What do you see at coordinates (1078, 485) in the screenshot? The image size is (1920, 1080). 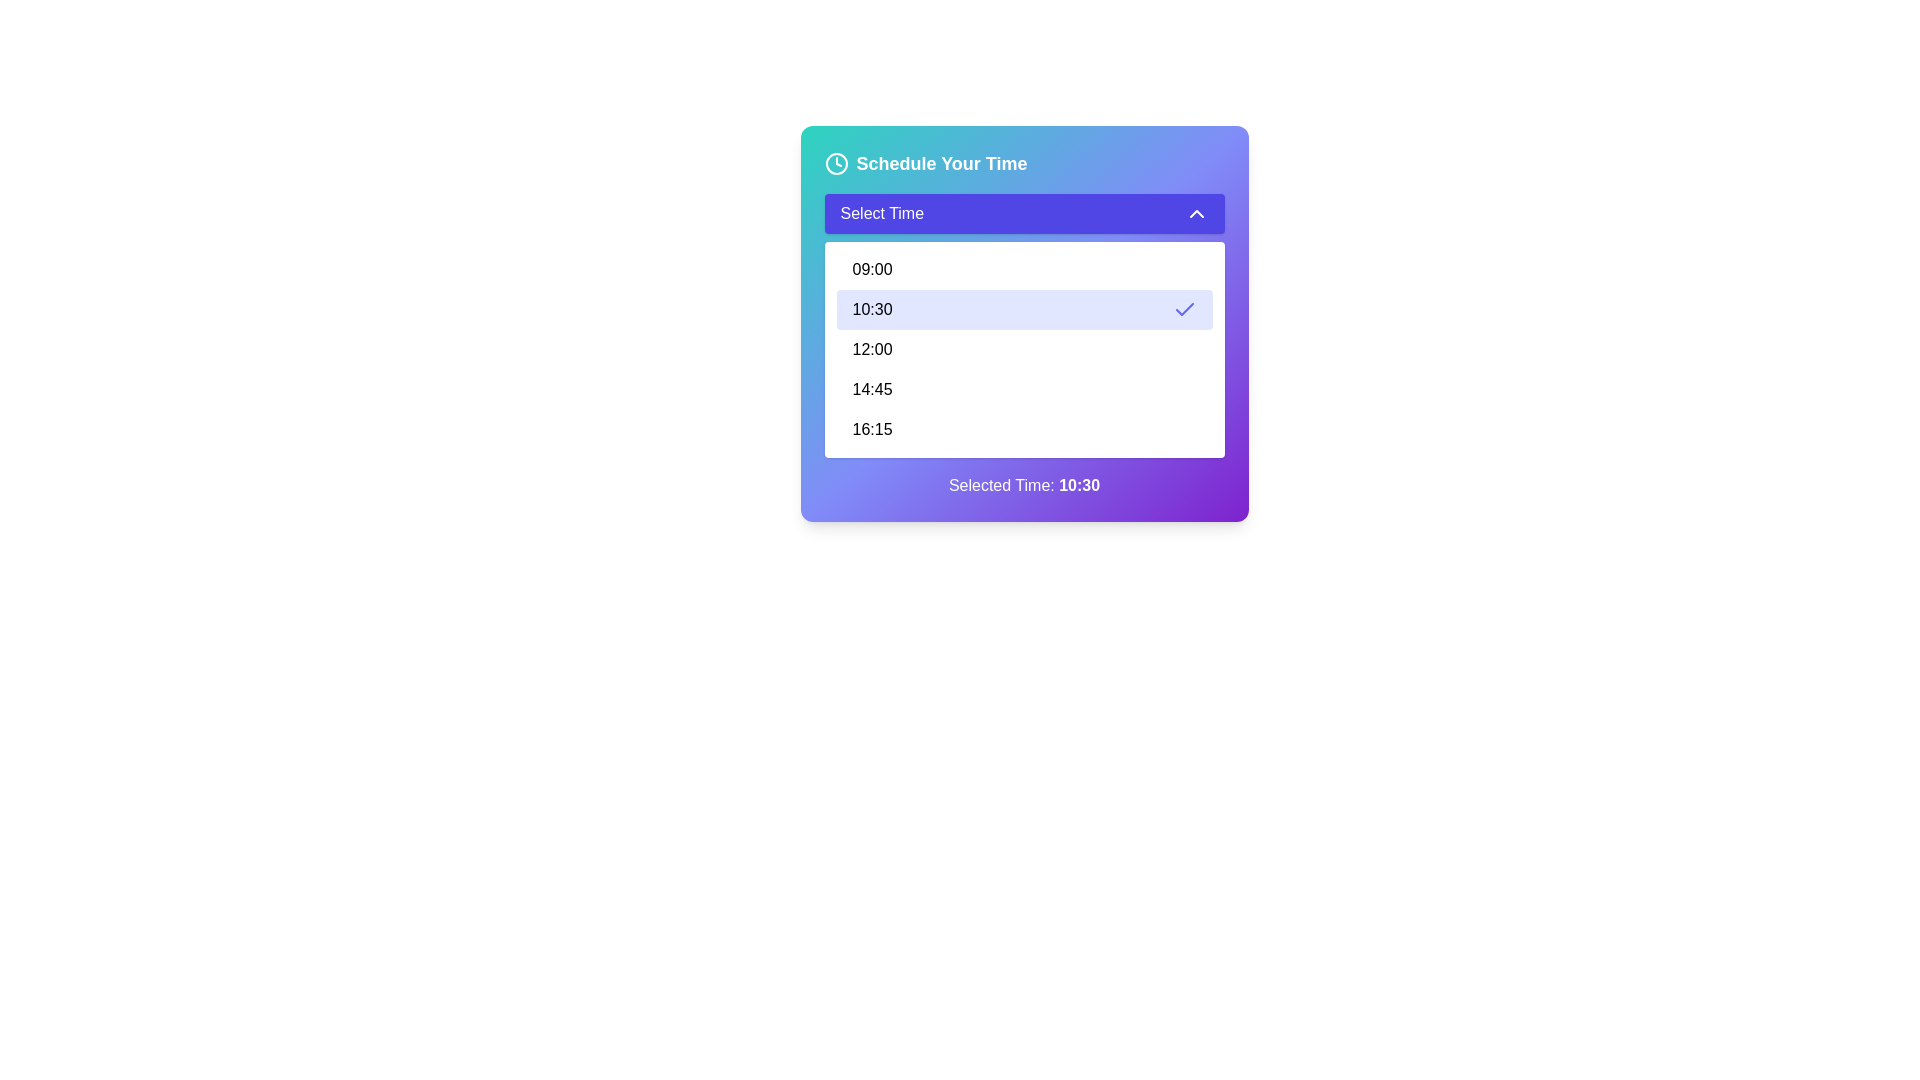 I see `the bold text displaying the time '10:30' in white font, which is located at the bottom center of a widget card, following the text 'Selected Time:' within a purple background section` at bounding box center [1078, 485].